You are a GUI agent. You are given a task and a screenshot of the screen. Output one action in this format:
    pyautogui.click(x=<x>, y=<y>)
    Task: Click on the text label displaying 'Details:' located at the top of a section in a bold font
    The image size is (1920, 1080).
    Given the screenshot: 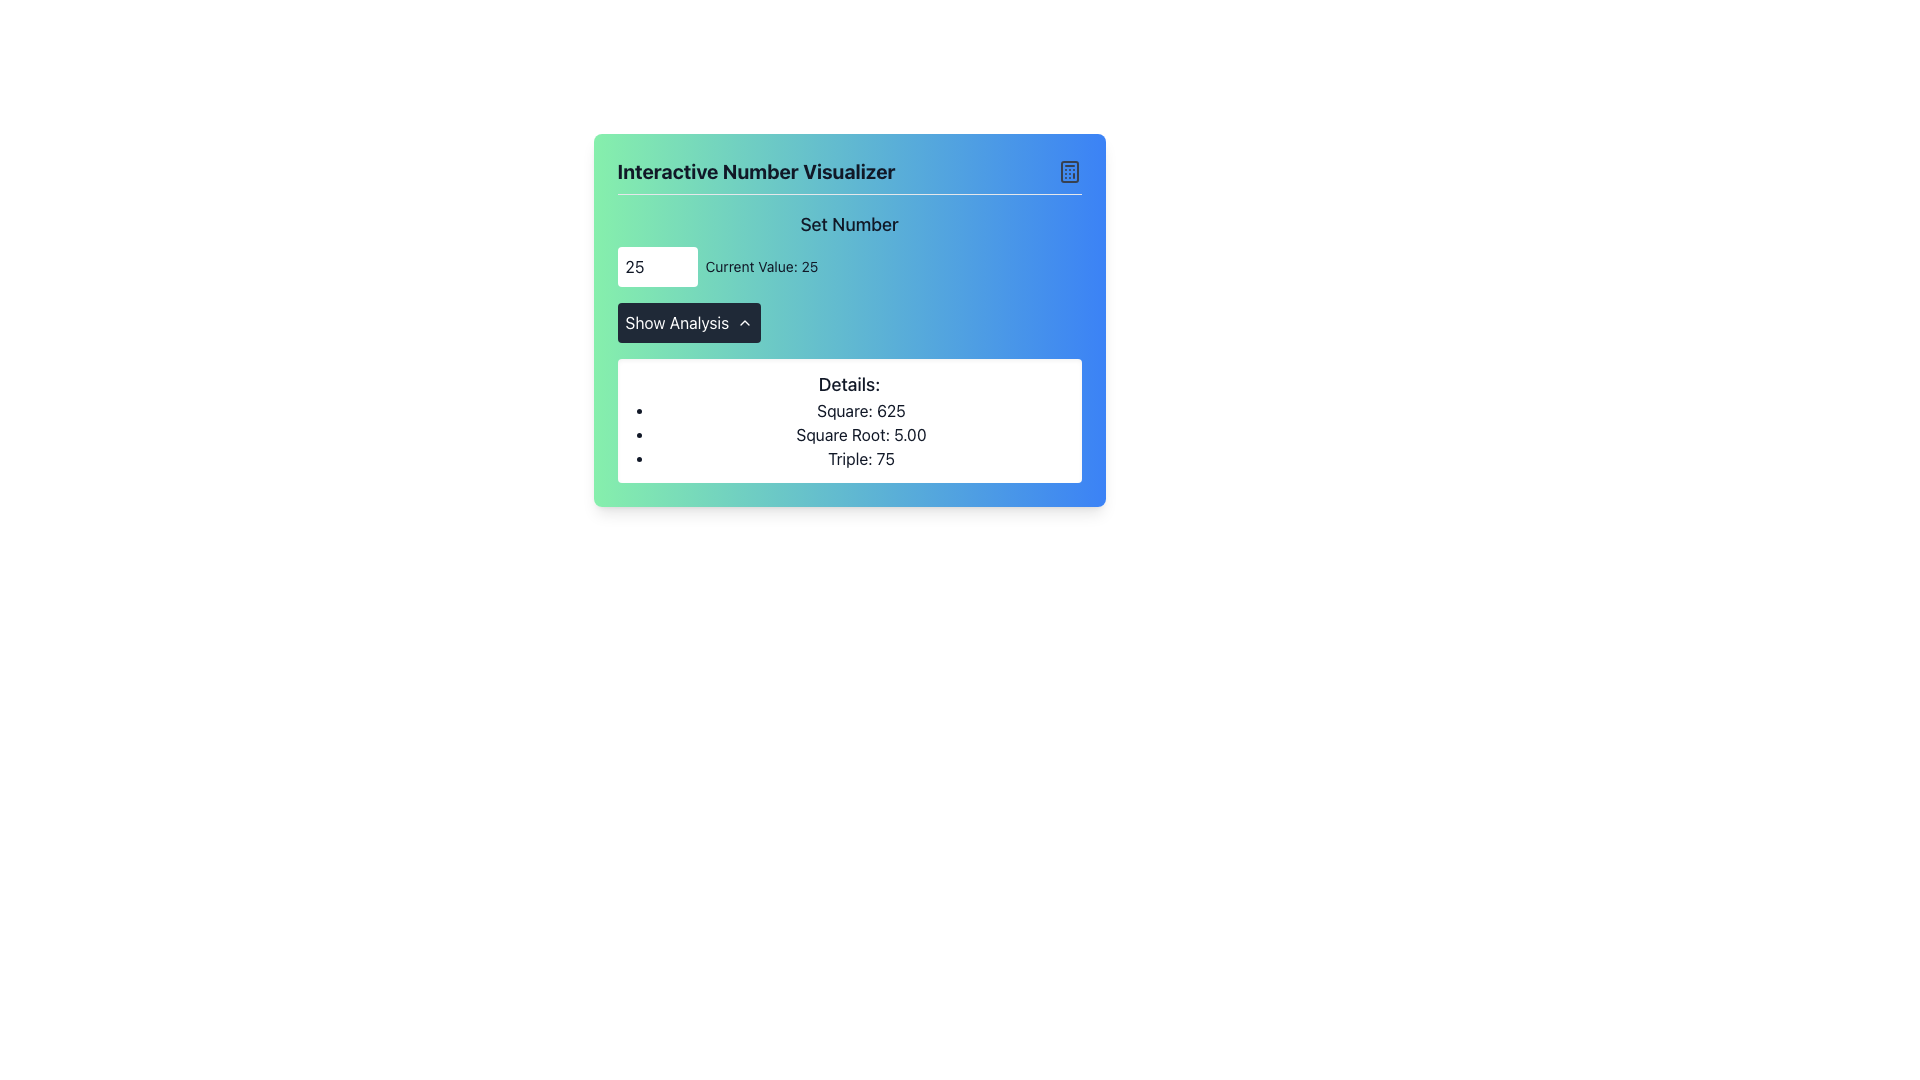 What is the action you would take?
    pyautogui.click(x=849, y=385)
    